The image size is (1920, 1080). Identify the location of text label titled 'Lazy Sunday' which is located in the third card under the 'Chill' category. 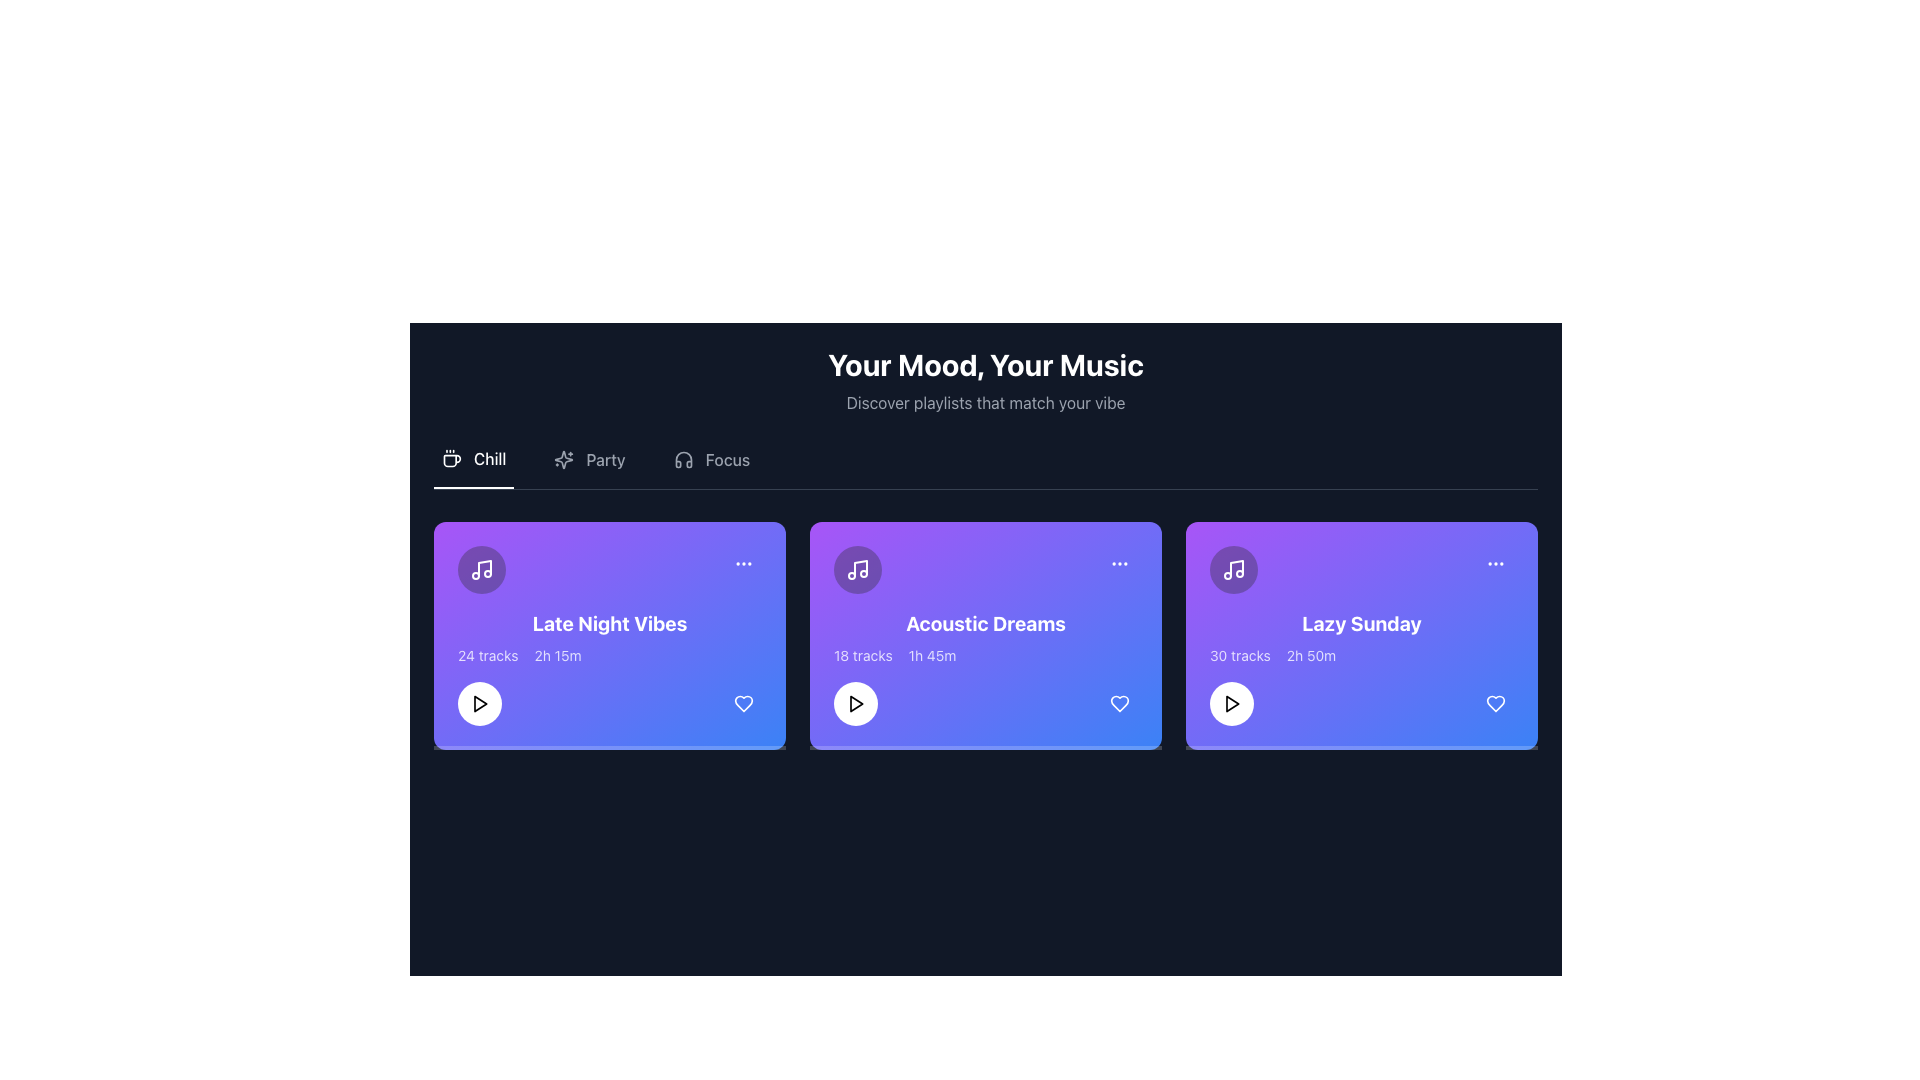
(1361, 623).